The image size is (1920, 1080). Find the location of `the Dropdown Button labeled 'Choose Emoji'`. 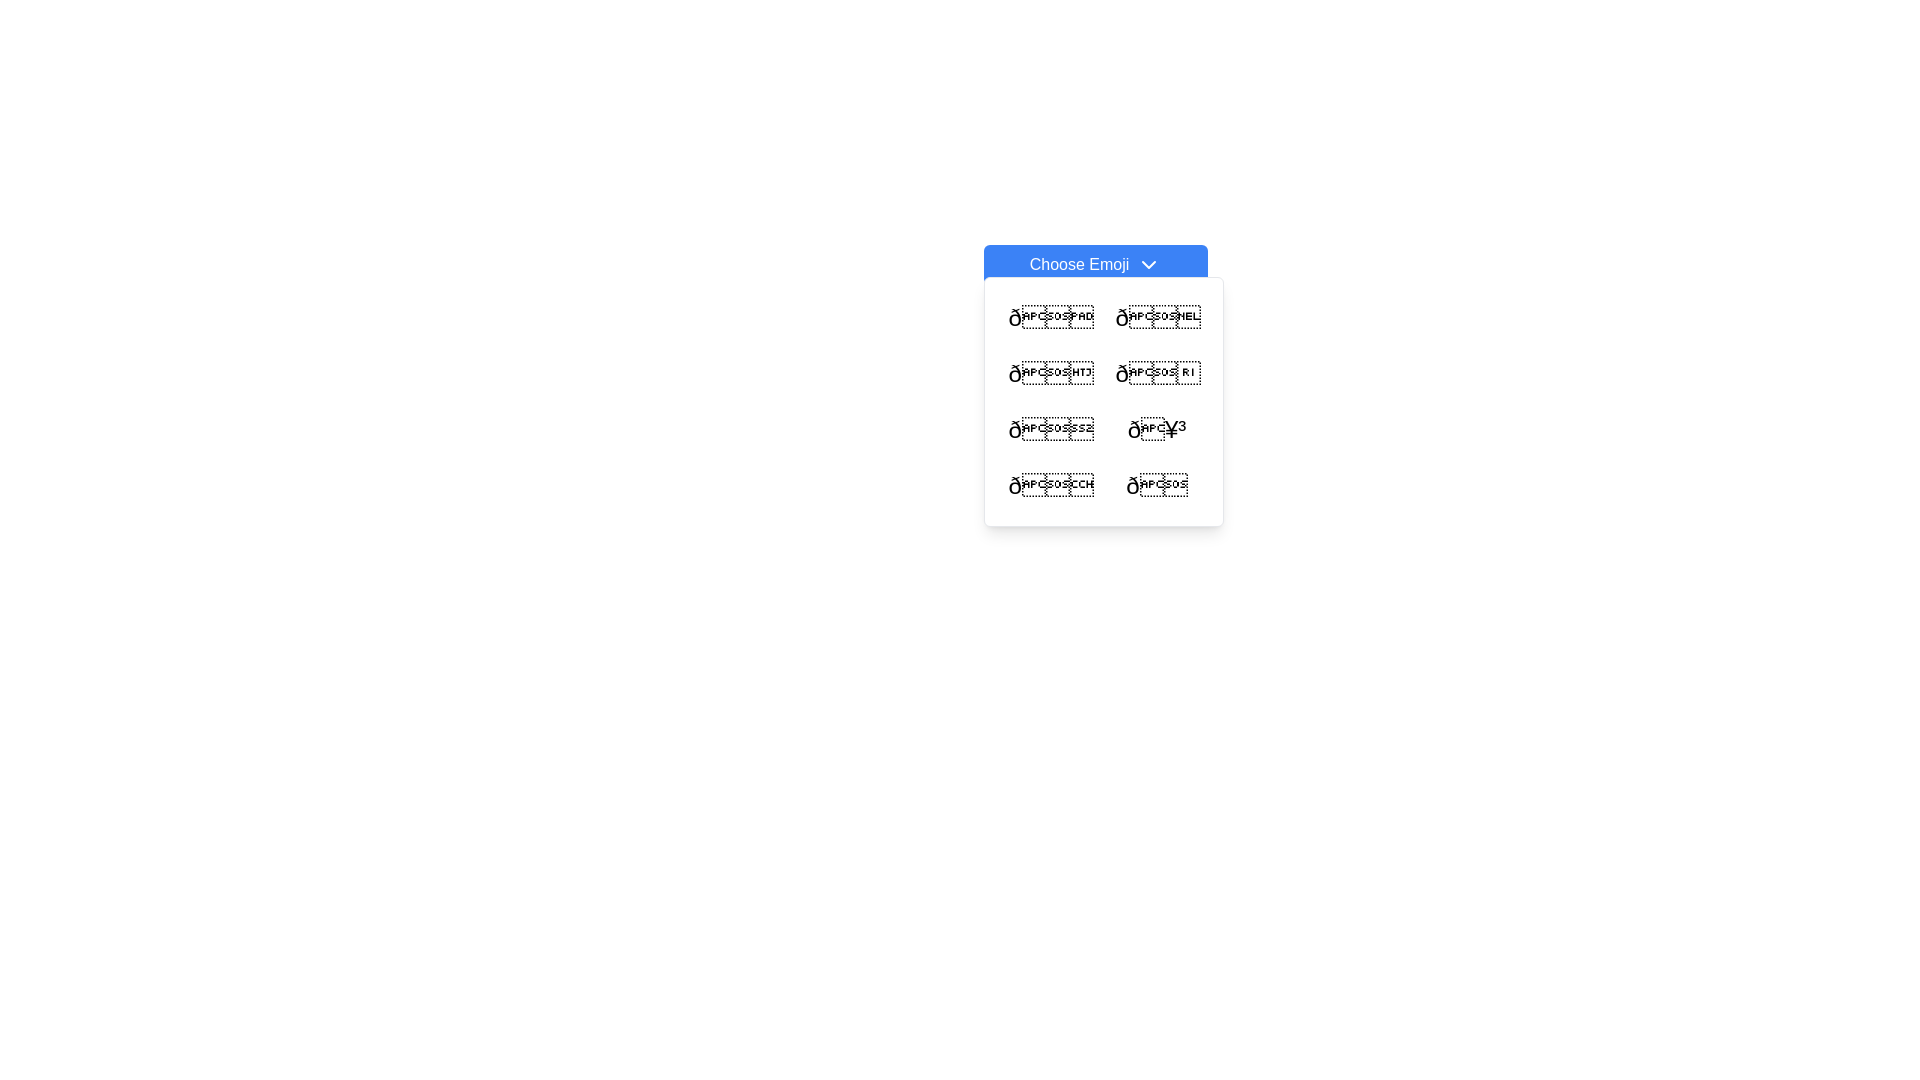

the Dropdown Button labeled 'Choose Emoji' is located at coordinates (1094, 264).